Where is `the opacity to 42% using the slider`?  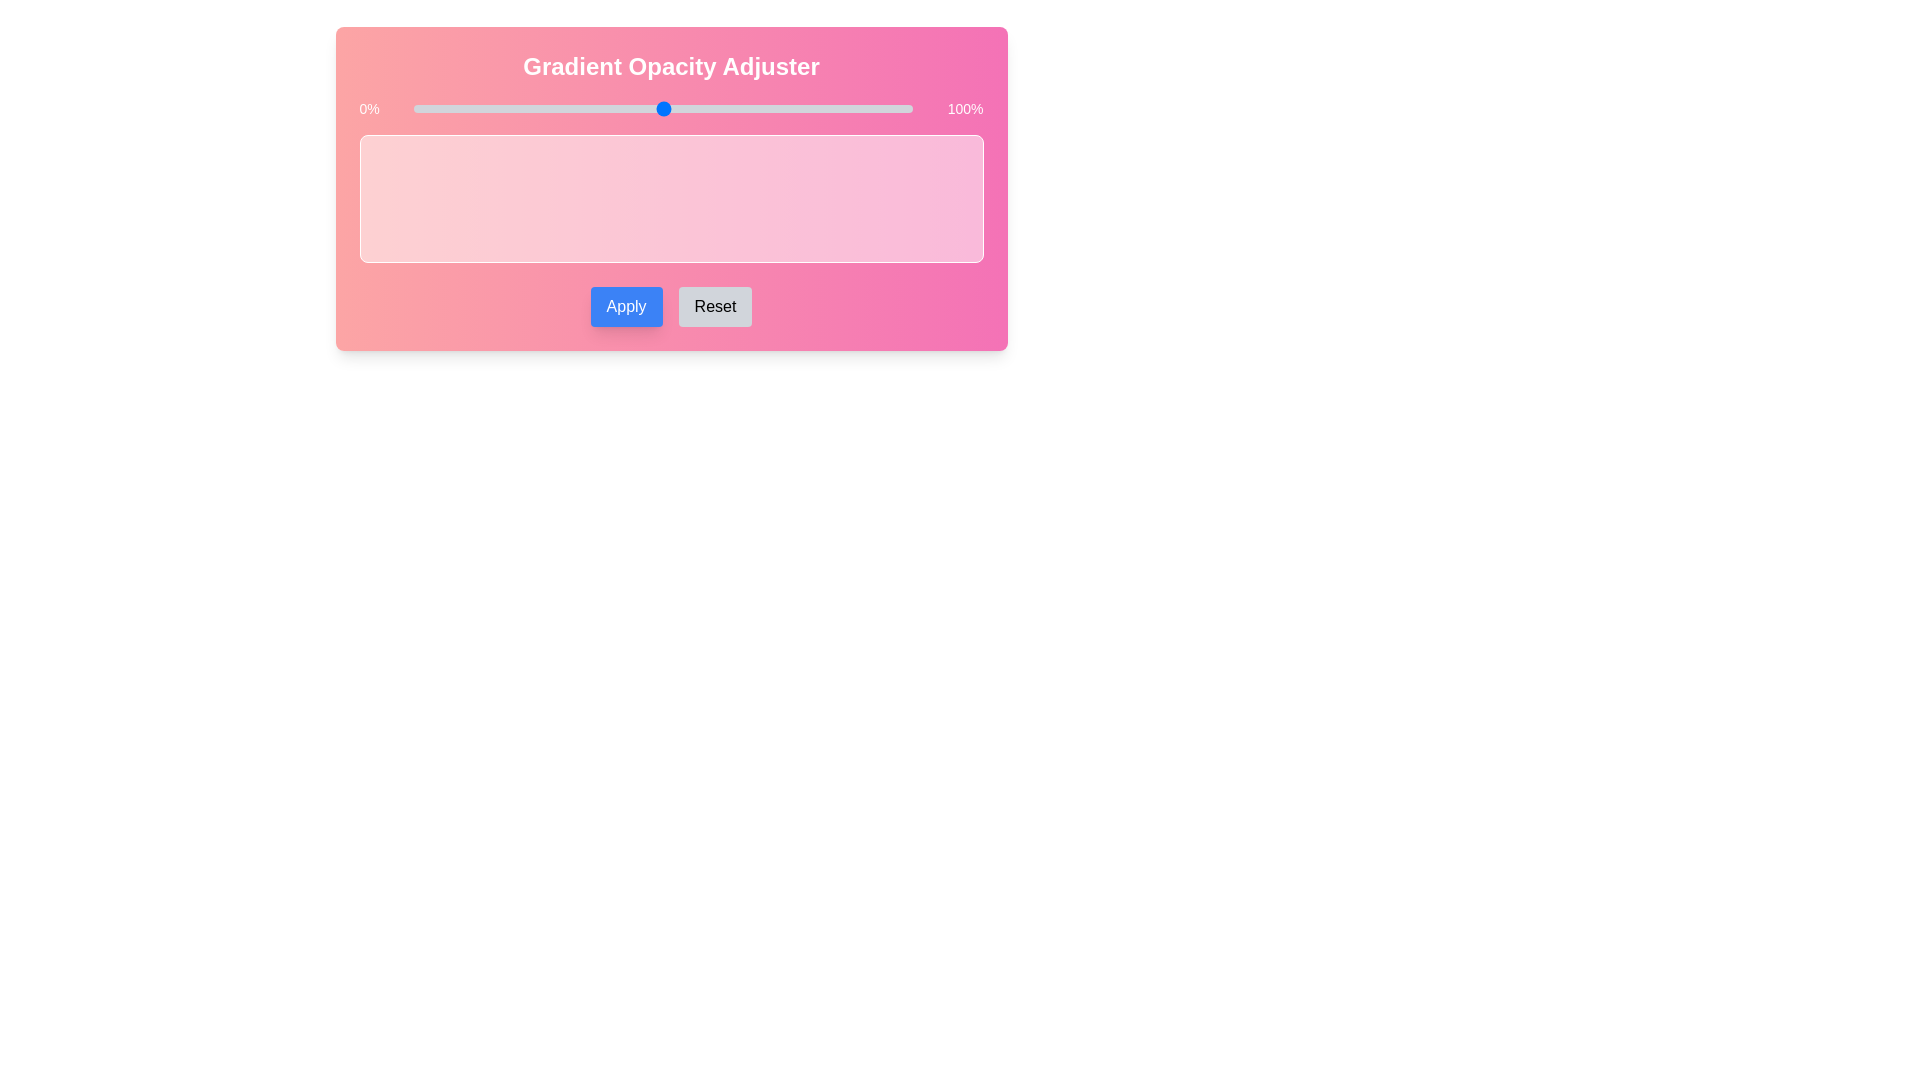 the opacity to 42% using the slider is located at coordinates (622, 108).